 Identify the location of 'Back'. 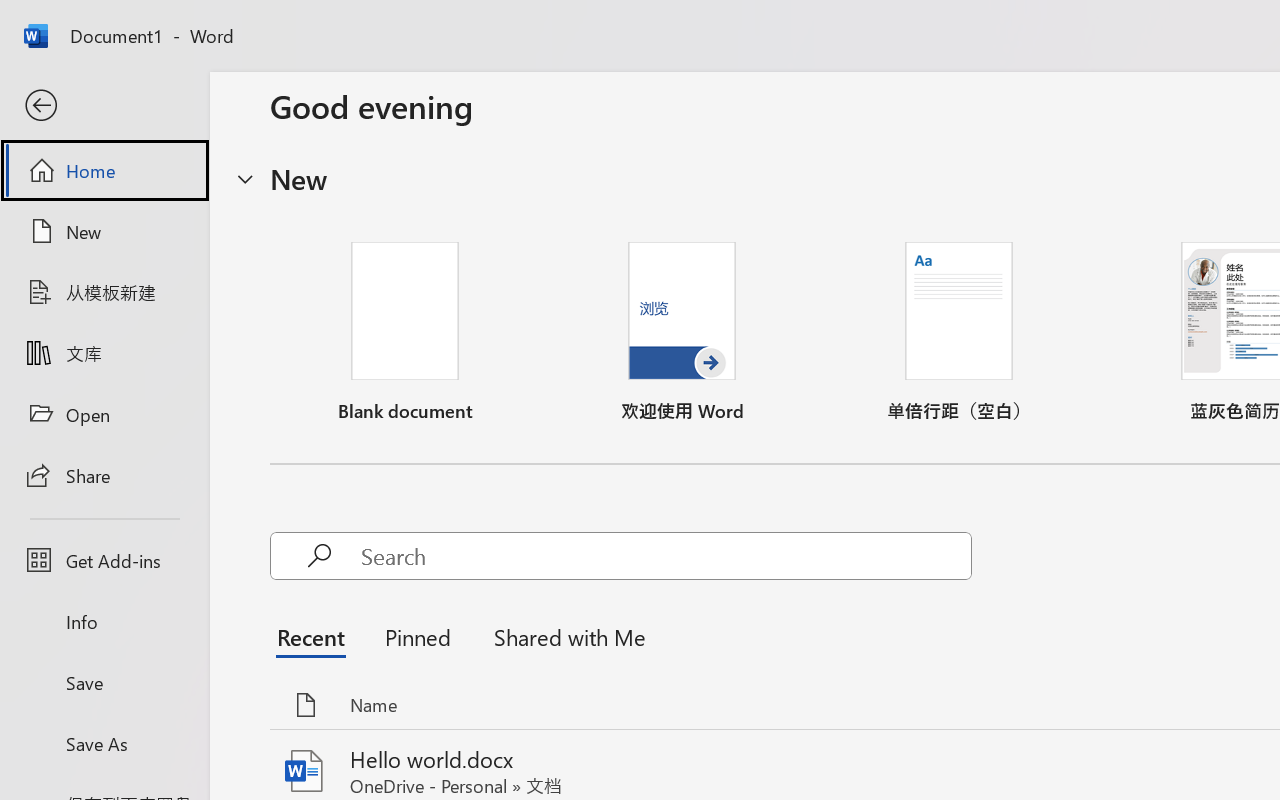
(103, 105).